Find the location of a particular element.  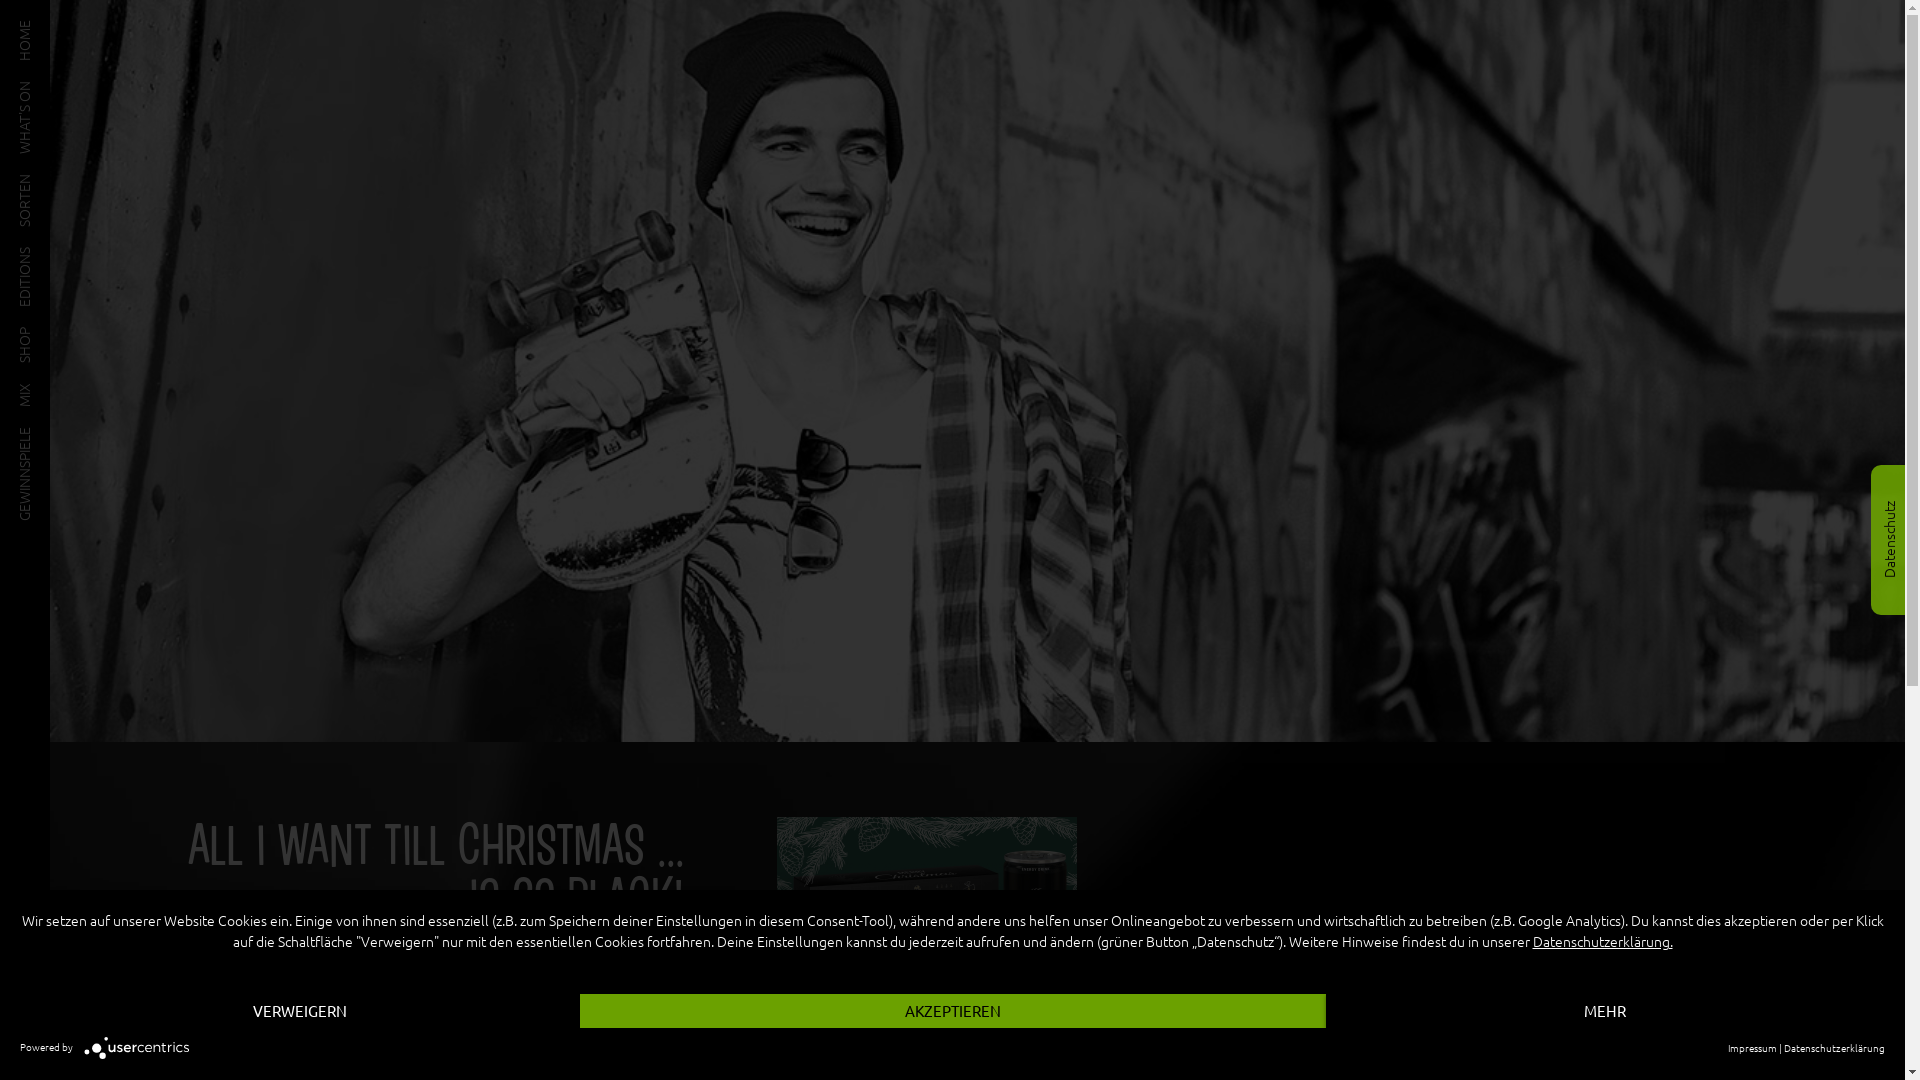

'MEHR' is located at coordinates (1606, 1011).